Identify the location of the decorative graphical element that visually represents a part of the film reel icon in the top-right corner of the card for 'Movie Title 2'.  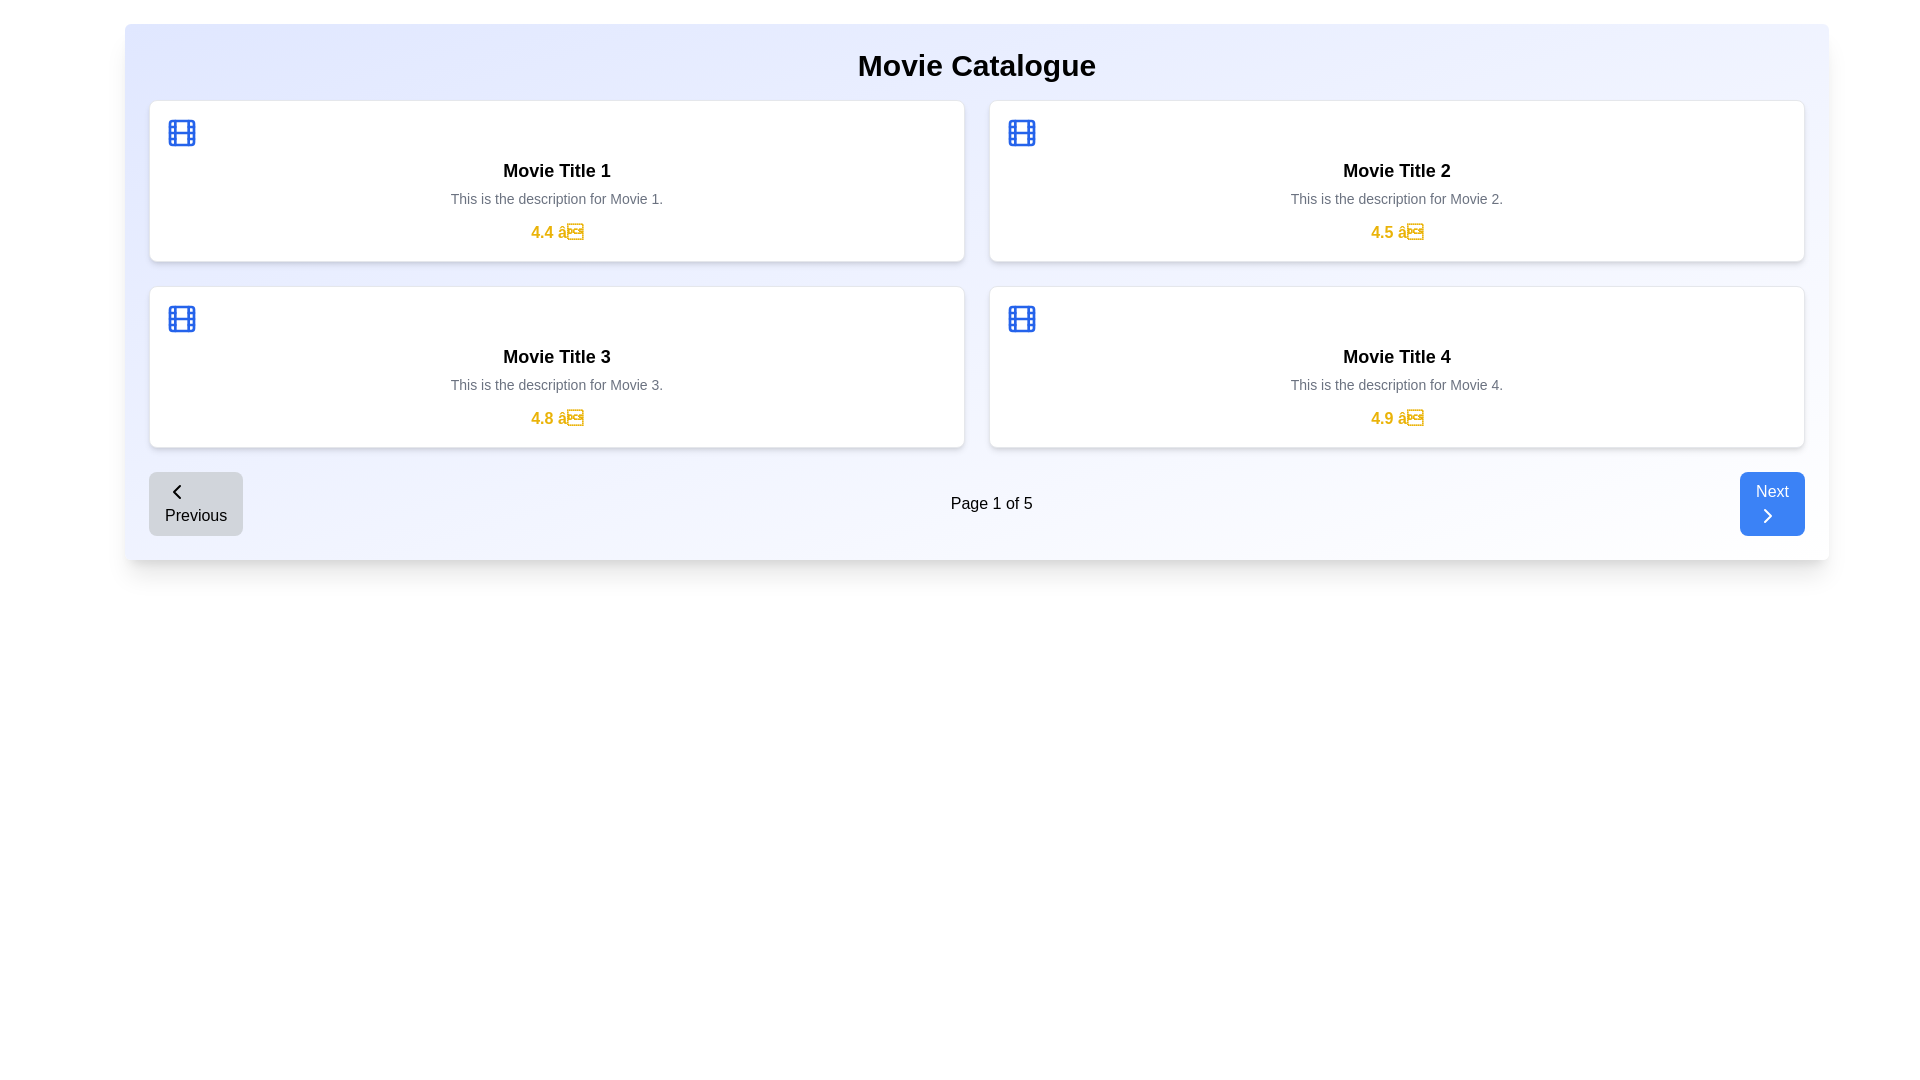
(1022, 132).